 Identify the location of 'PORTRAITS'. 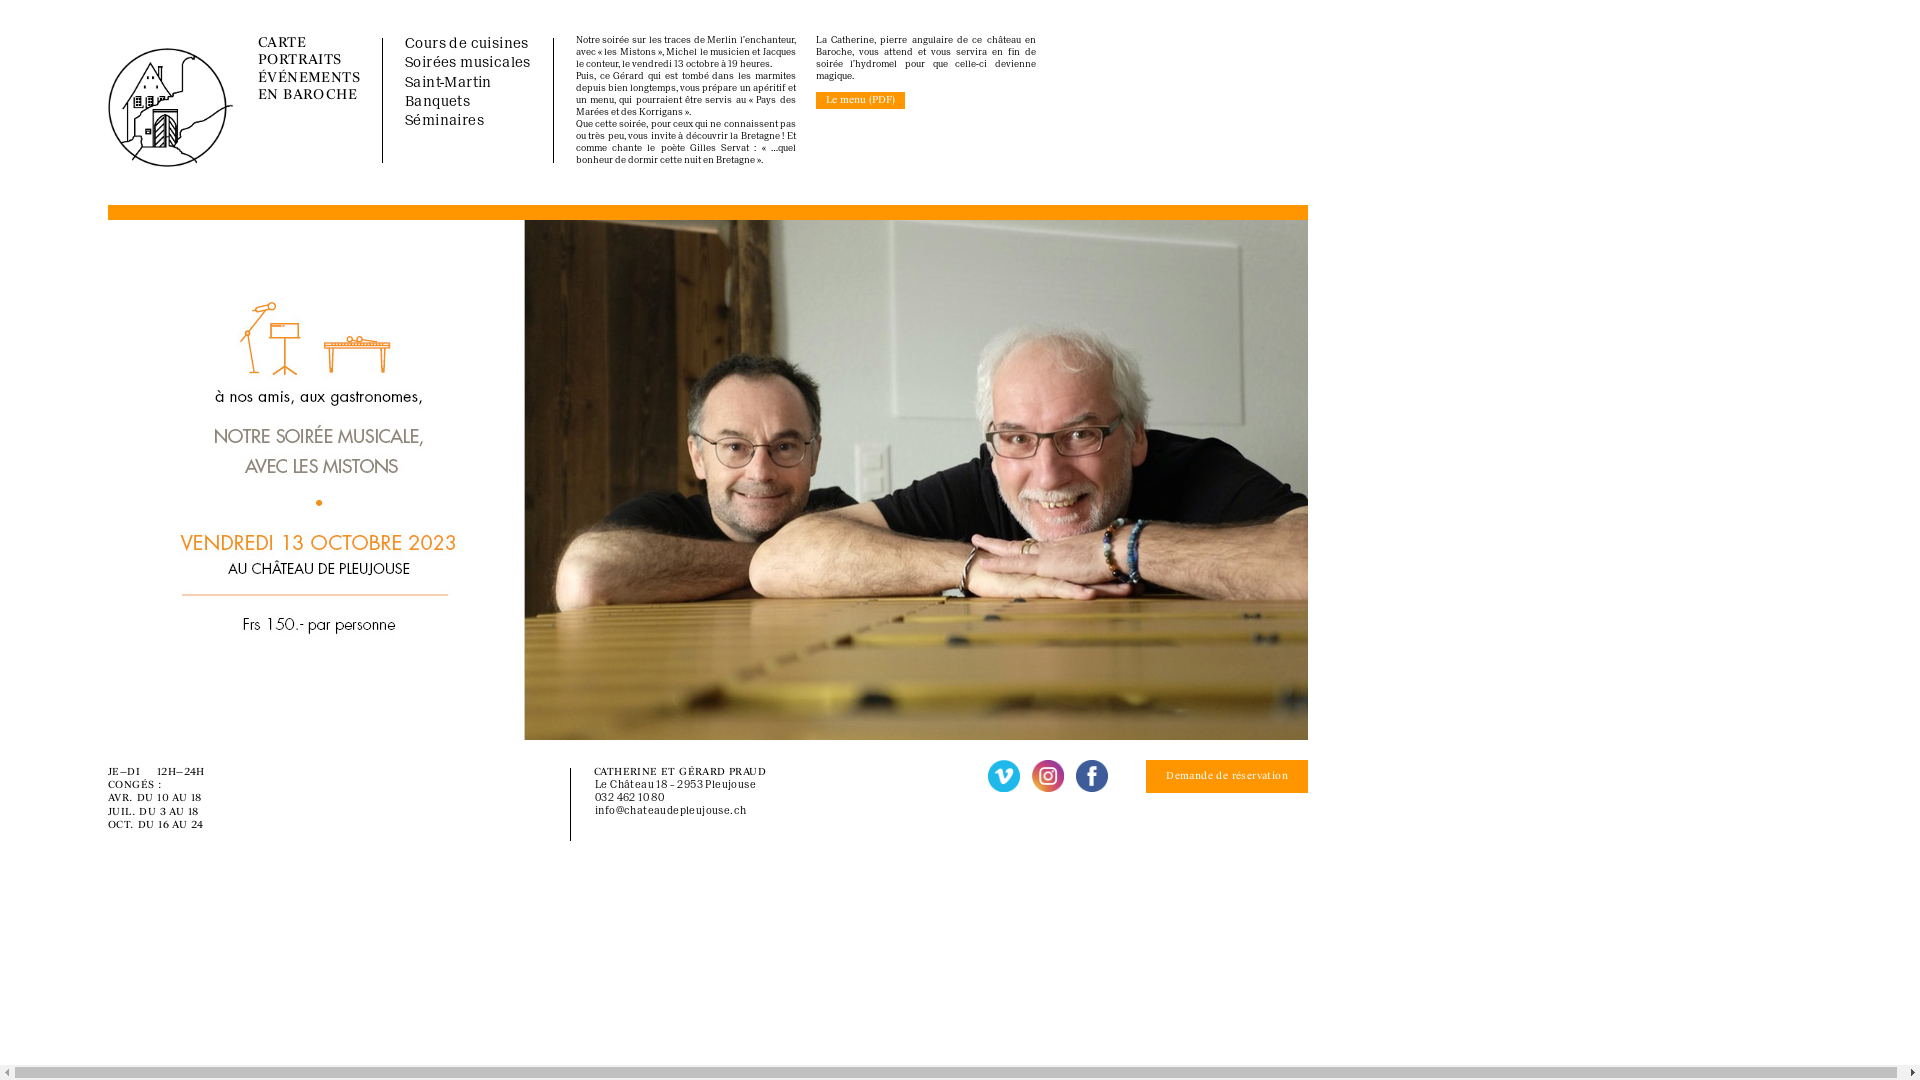
(298, 59).